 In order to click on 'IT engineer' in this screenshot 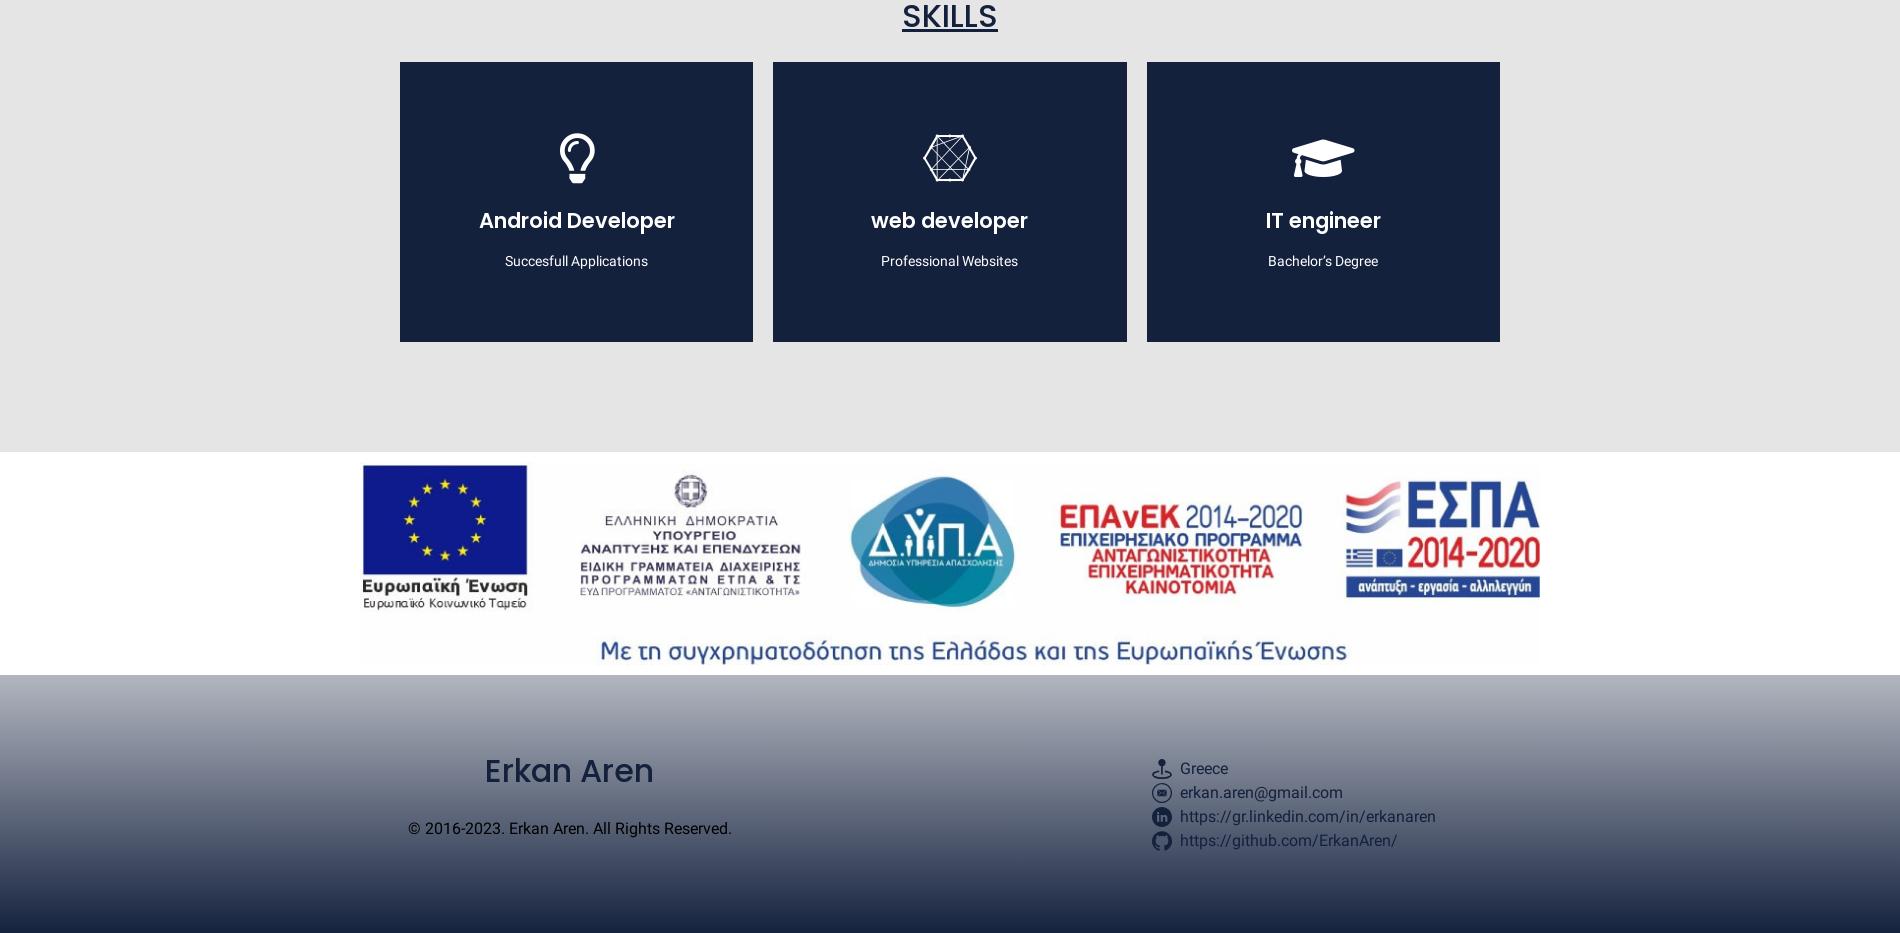, I will do `click(1321, 218)`.